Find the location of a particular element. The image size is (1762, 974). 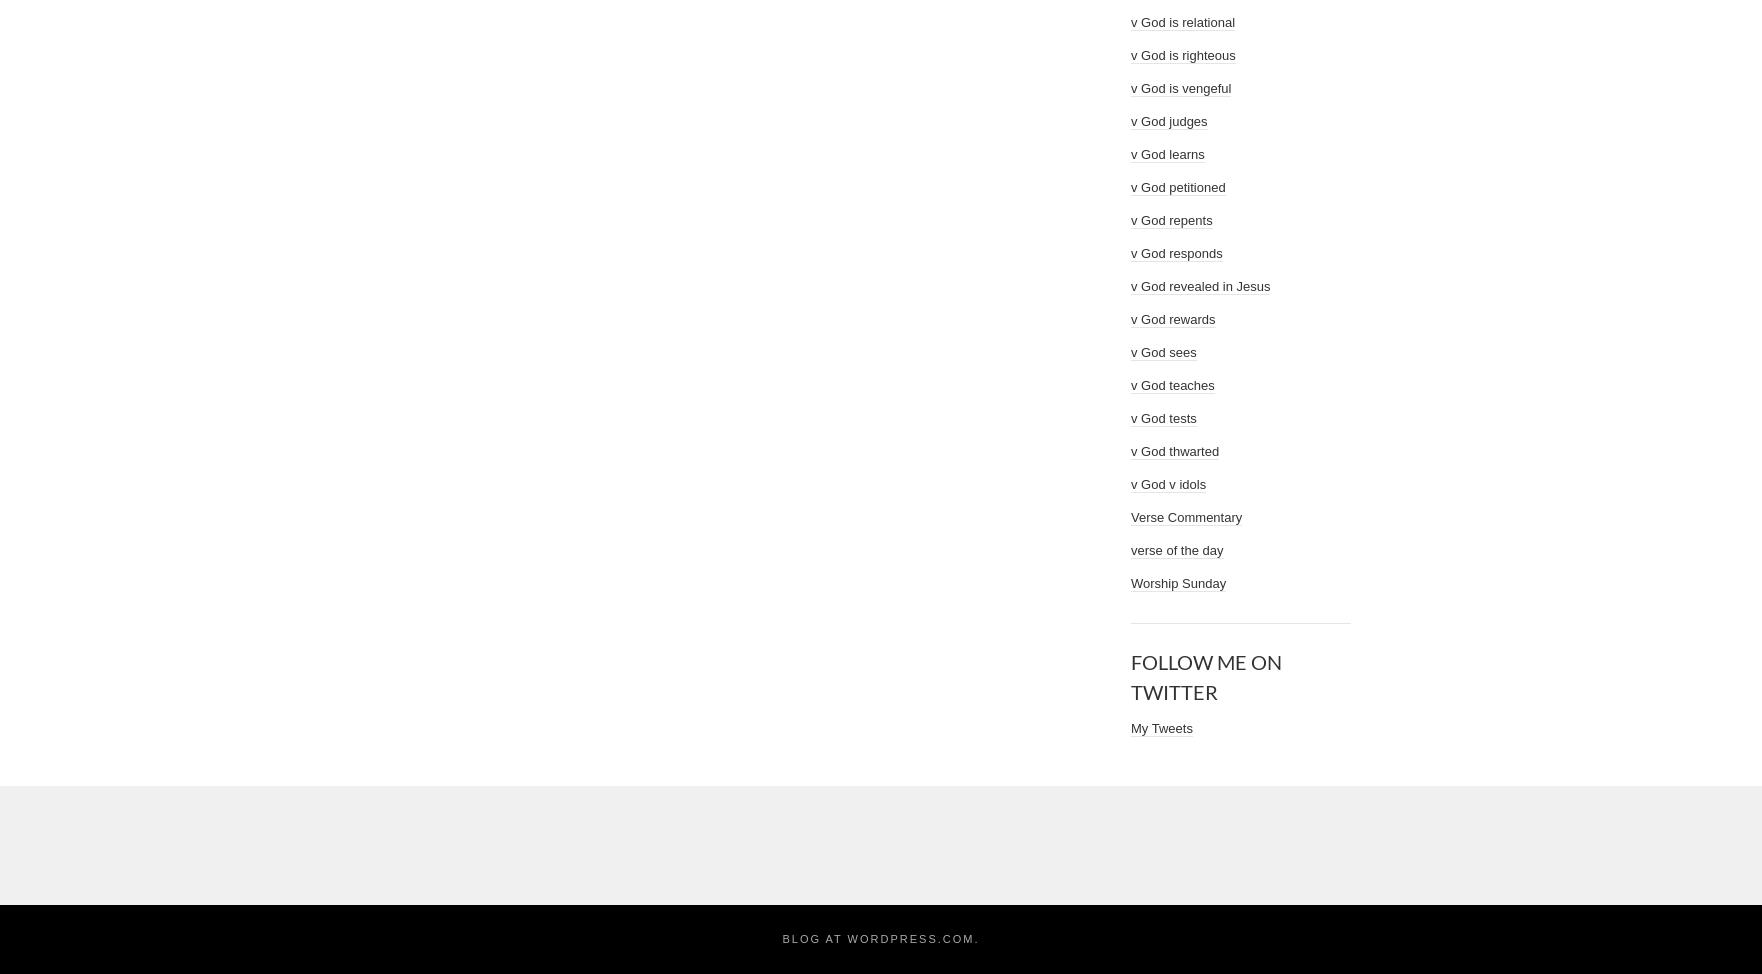

'v God responds' is located at coordinates (1131, 252).